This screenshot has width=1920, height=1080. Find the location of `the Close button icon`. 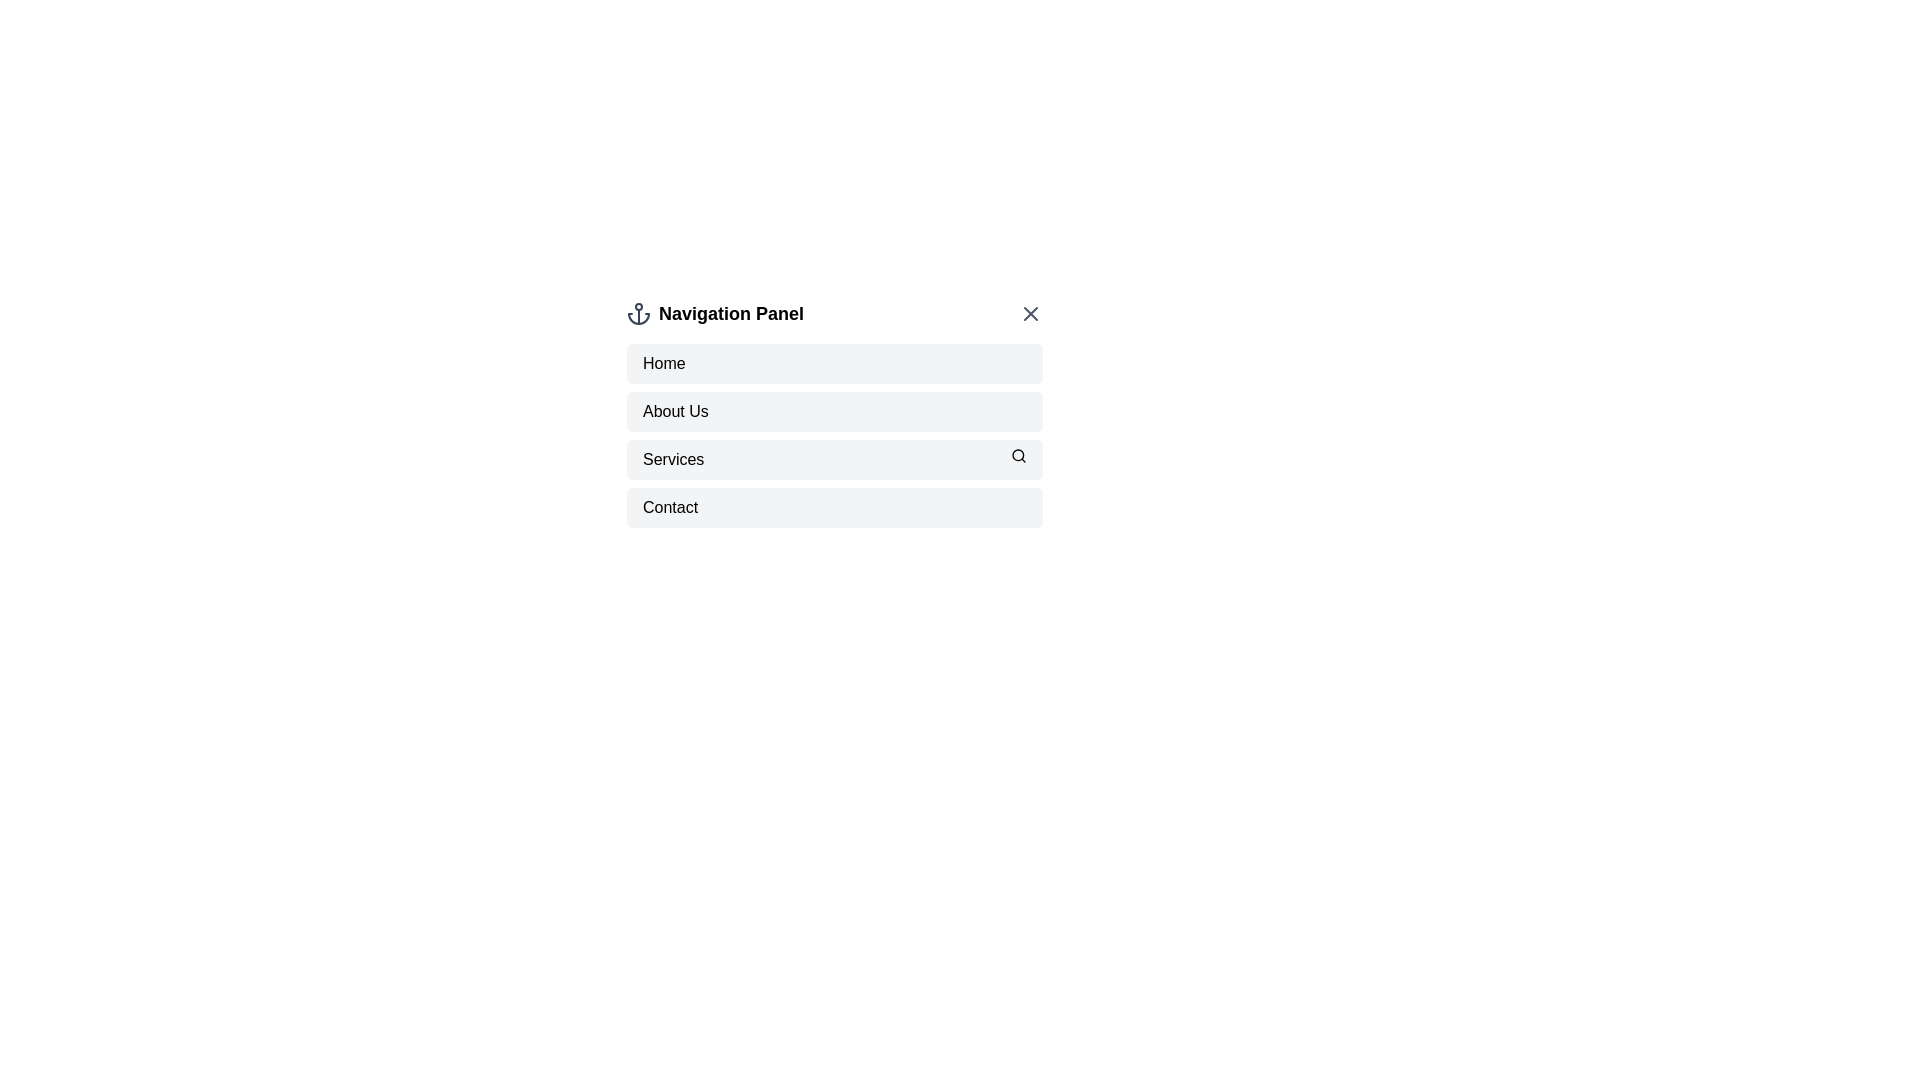

the Close button icon is located at coordinates (1031, 313).